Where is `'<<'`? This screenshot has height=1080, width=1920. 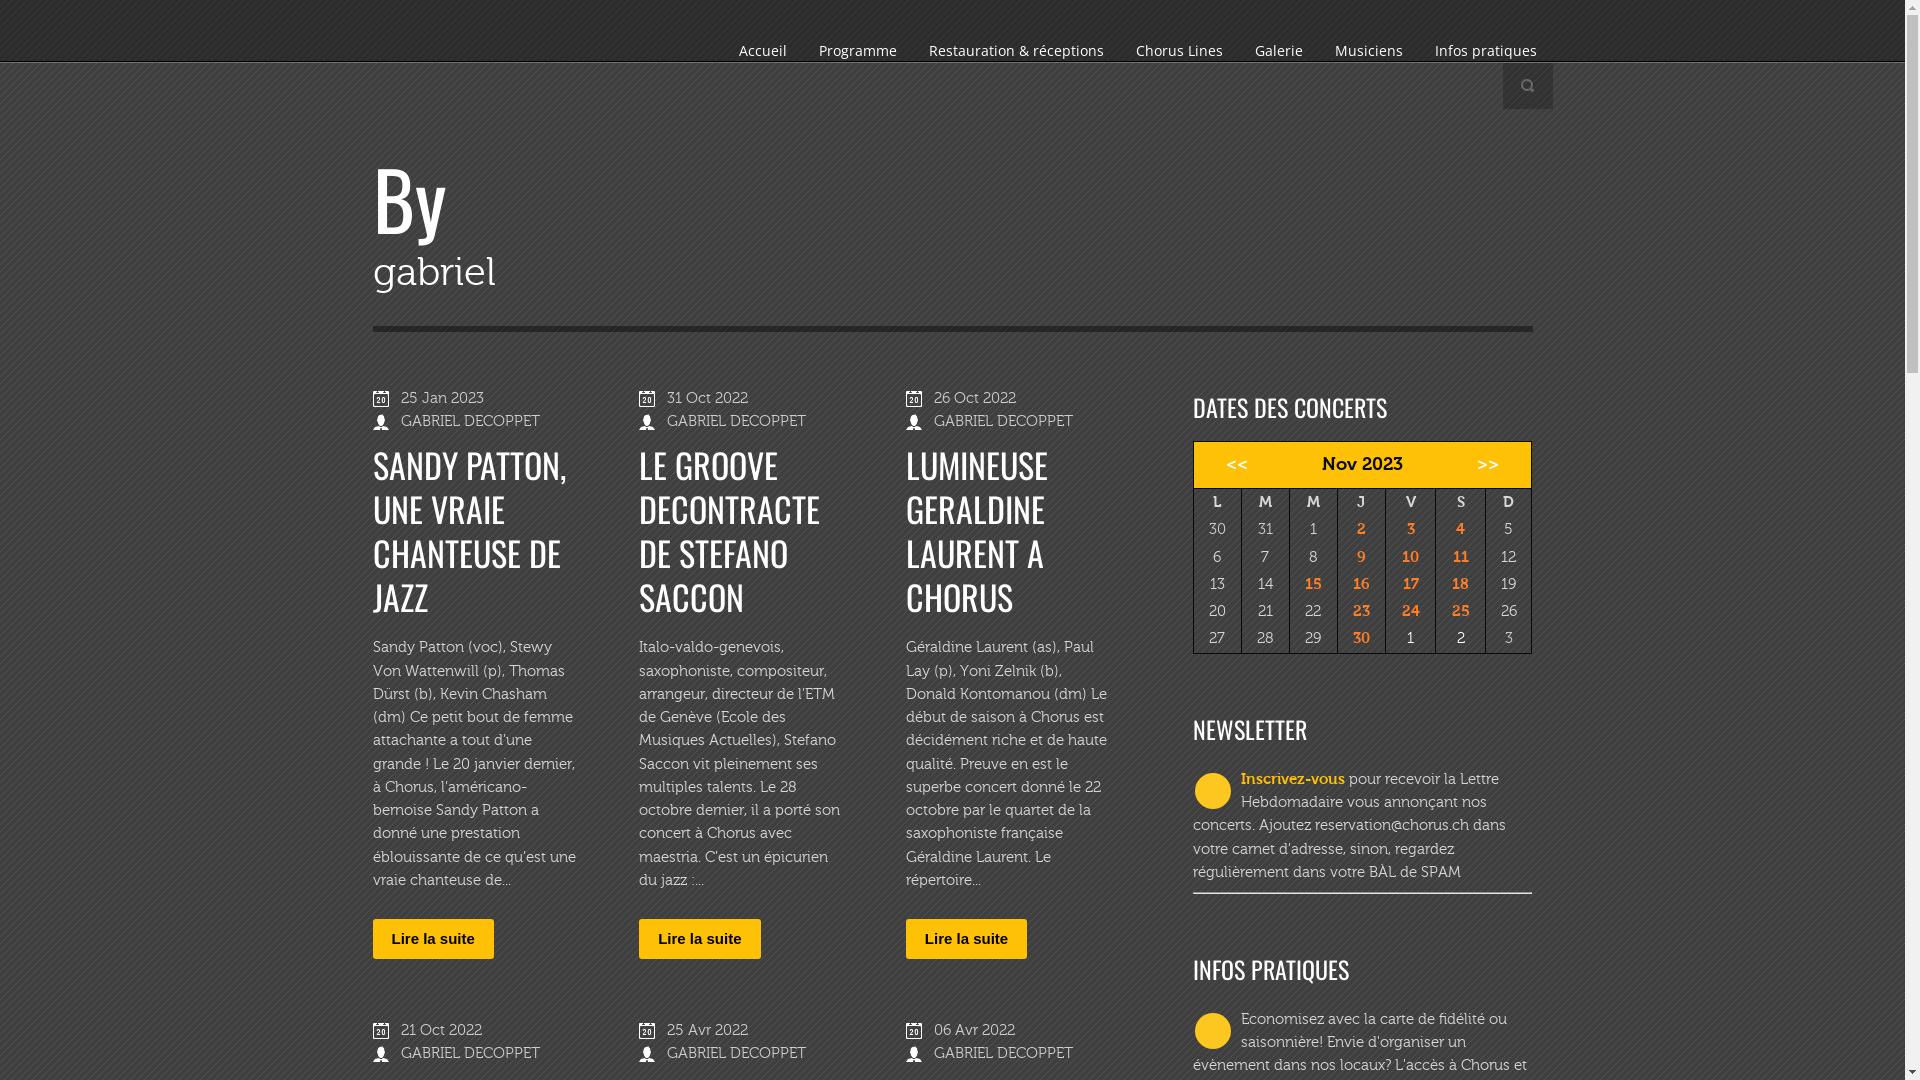 '<<' is located at coordinates (1230, 465).